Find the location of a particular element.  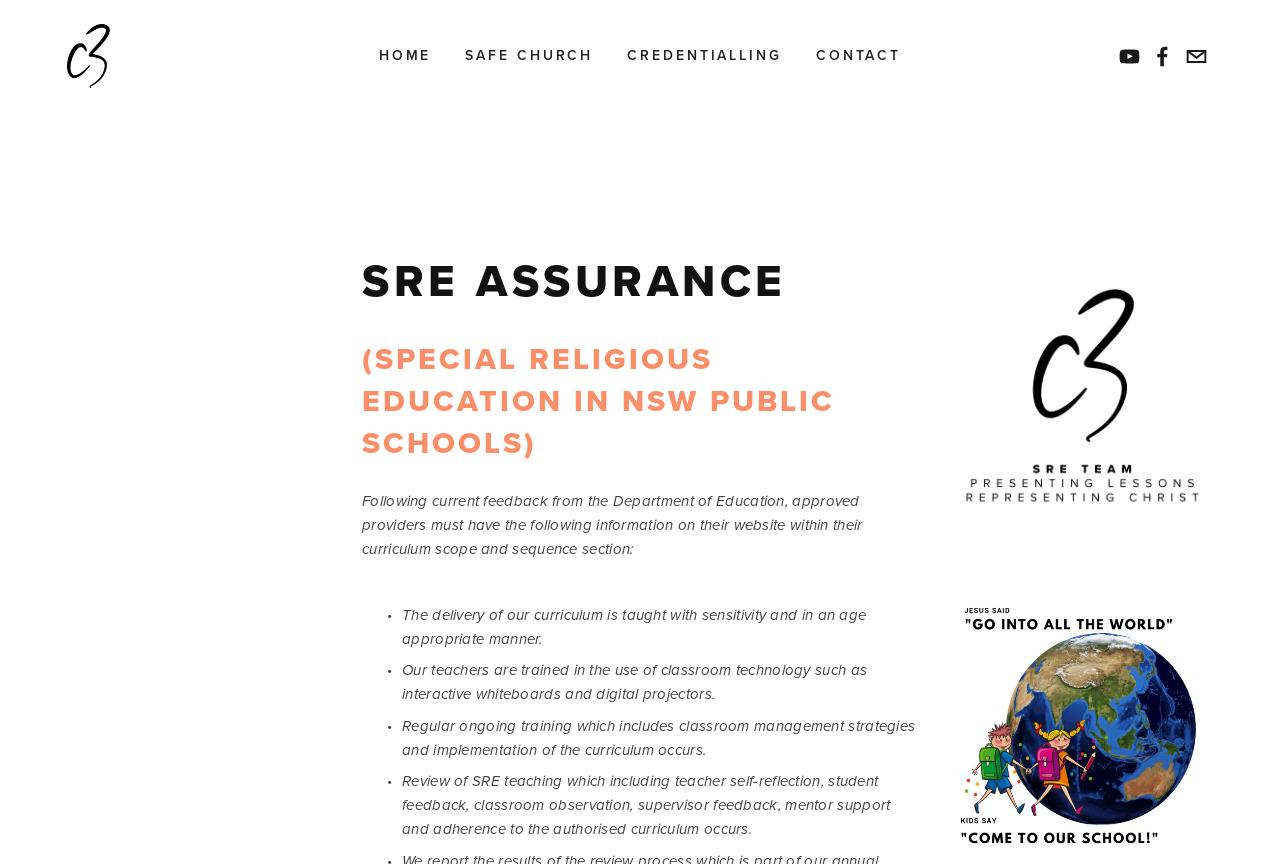

'Regular ongoing training which includes classroom management strategies and implementation of the curriculum occurs.' is located at coordinates (401, 736).